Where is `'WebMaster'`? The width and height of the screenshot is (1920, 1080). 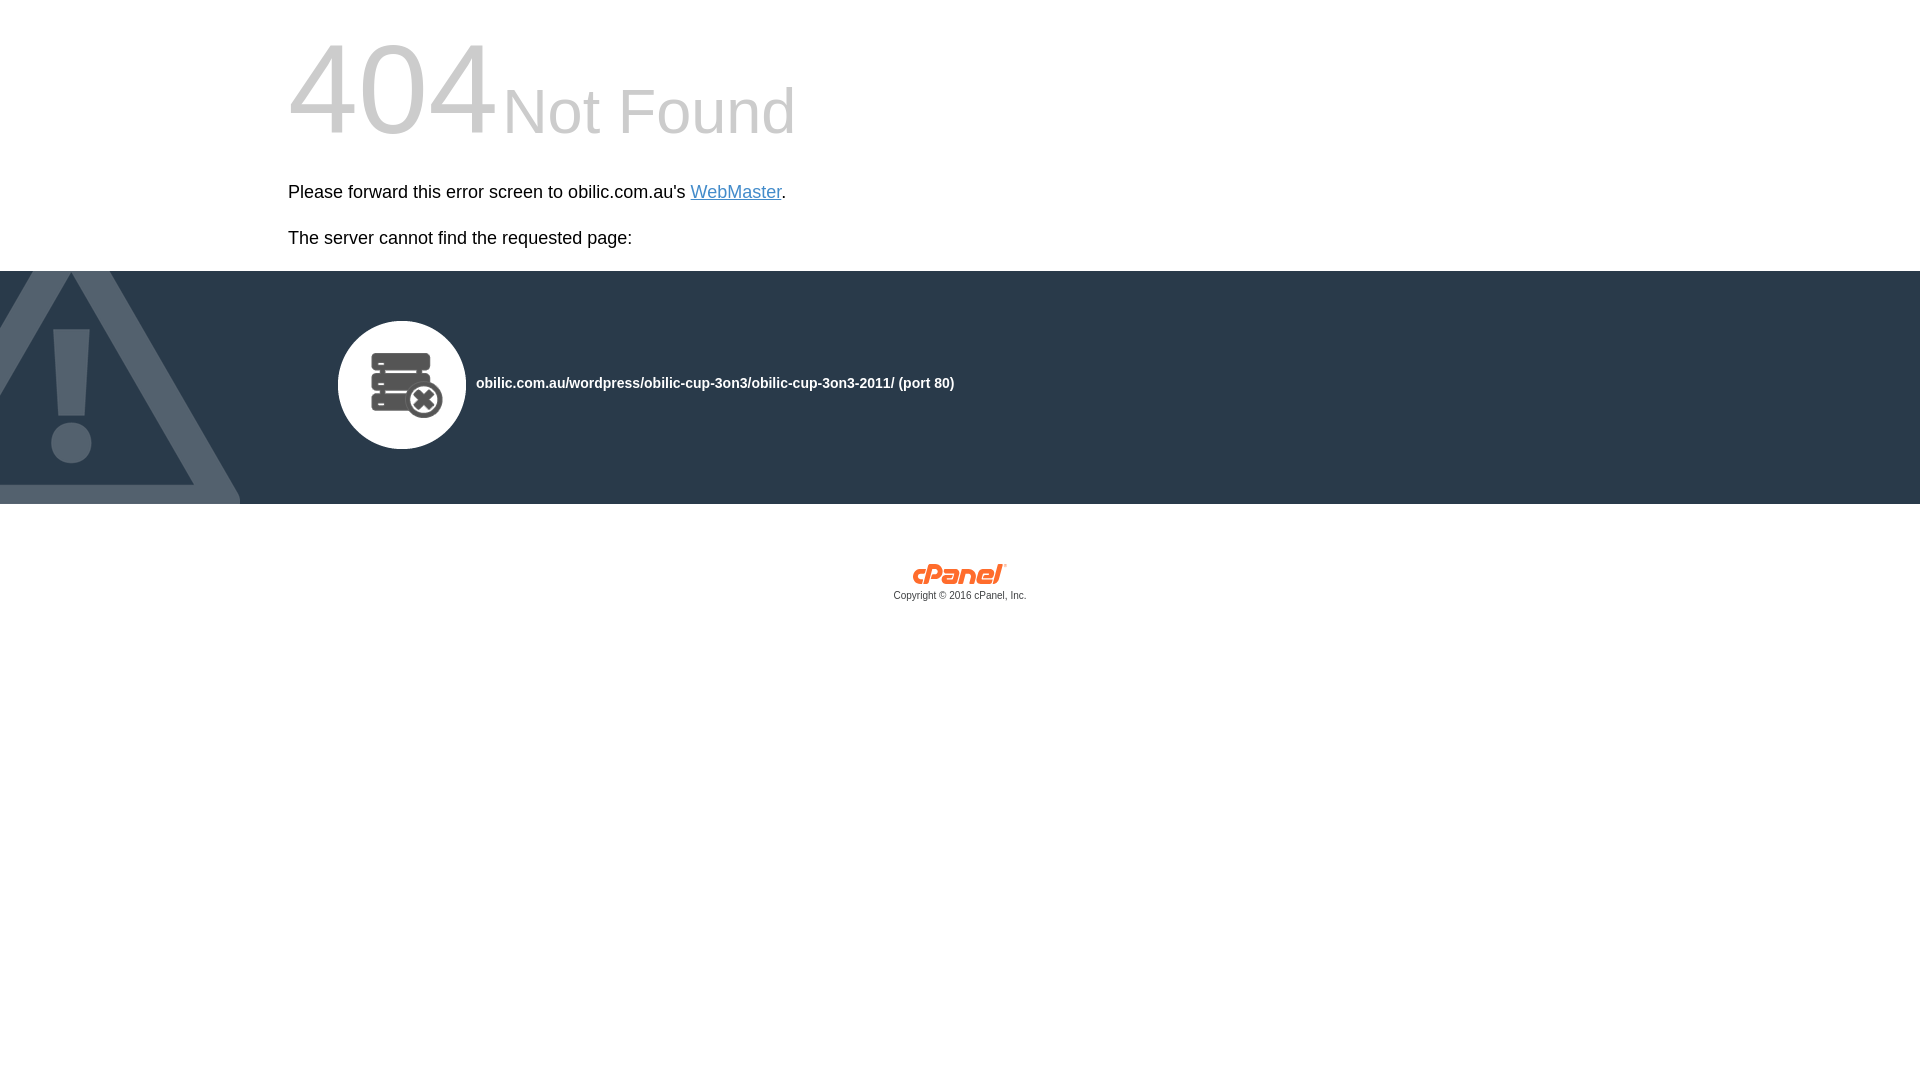 'WebMaster' is located at coordinates (691, 192).